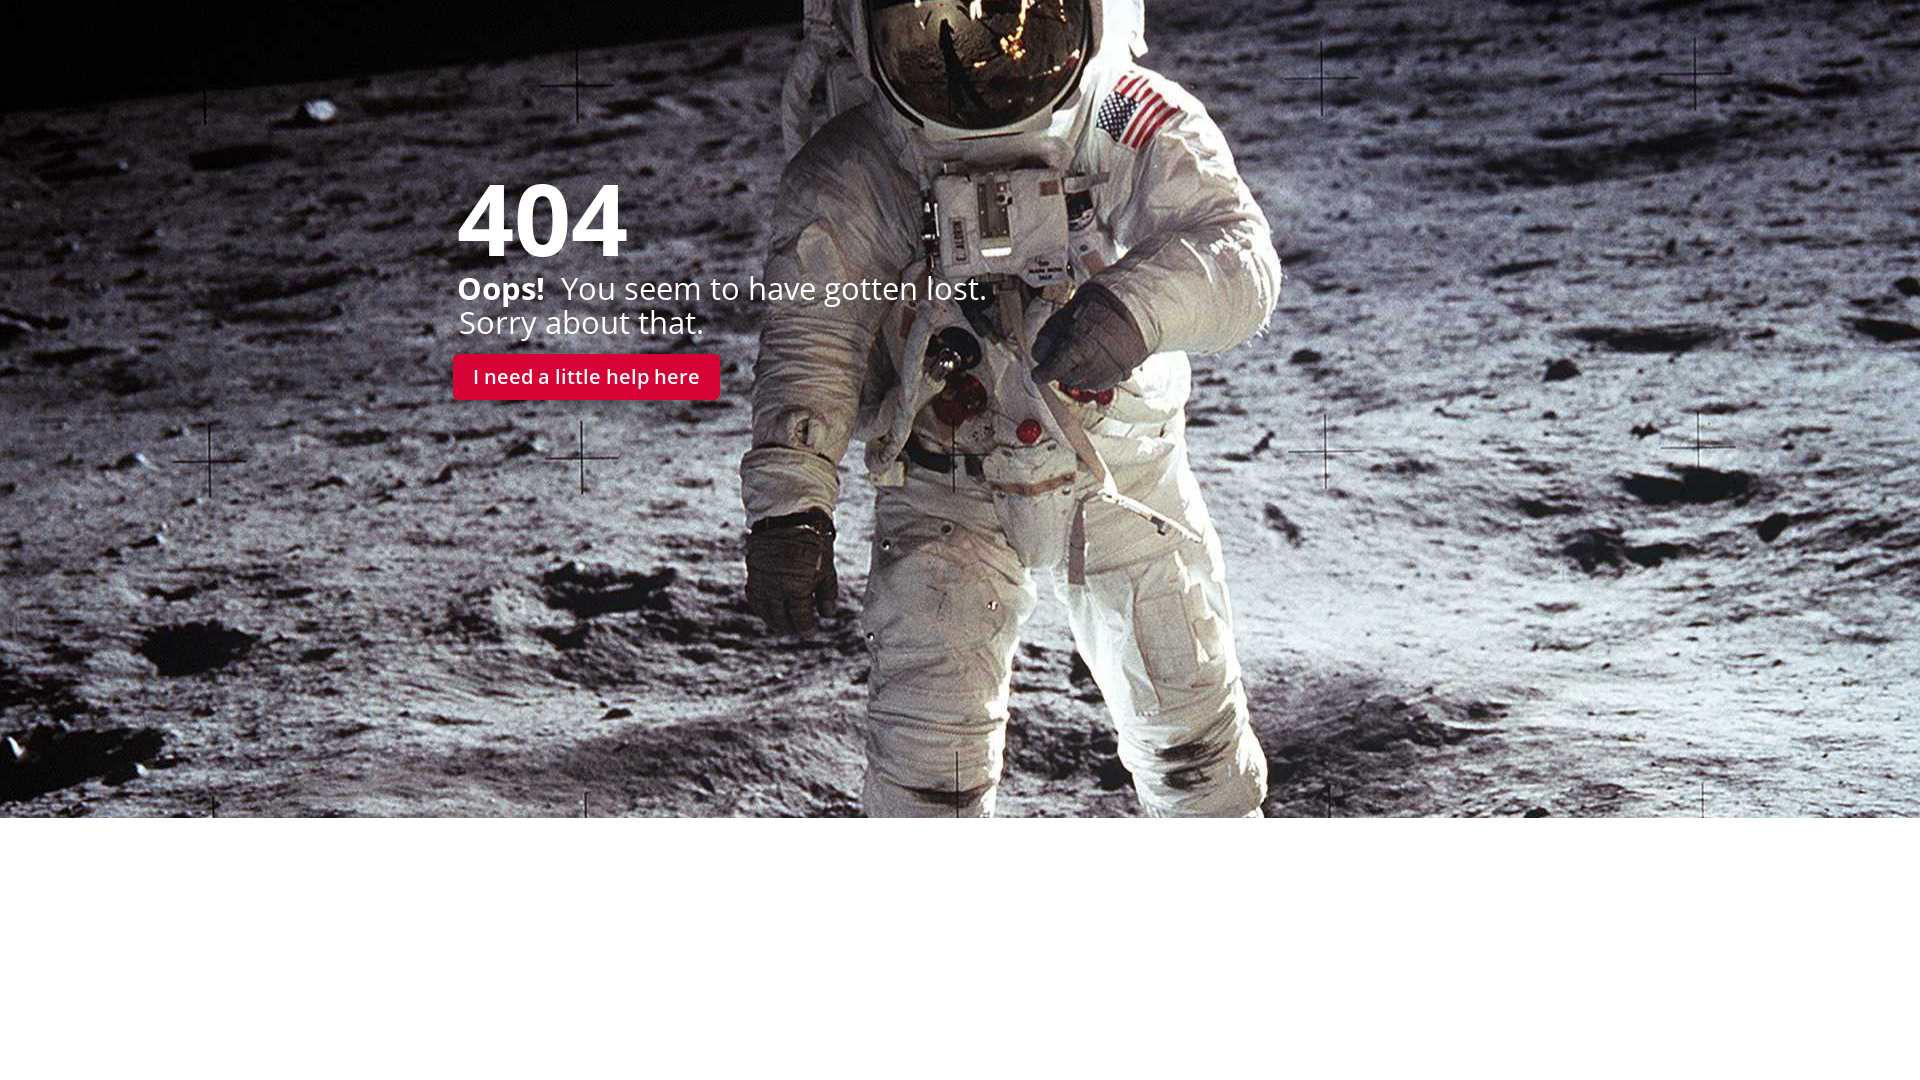 This screenshot has width=1920, height=1080. Describe the element at coordinates (585, 377) in the screenshot. I see `'I need a little help here'` at that location.